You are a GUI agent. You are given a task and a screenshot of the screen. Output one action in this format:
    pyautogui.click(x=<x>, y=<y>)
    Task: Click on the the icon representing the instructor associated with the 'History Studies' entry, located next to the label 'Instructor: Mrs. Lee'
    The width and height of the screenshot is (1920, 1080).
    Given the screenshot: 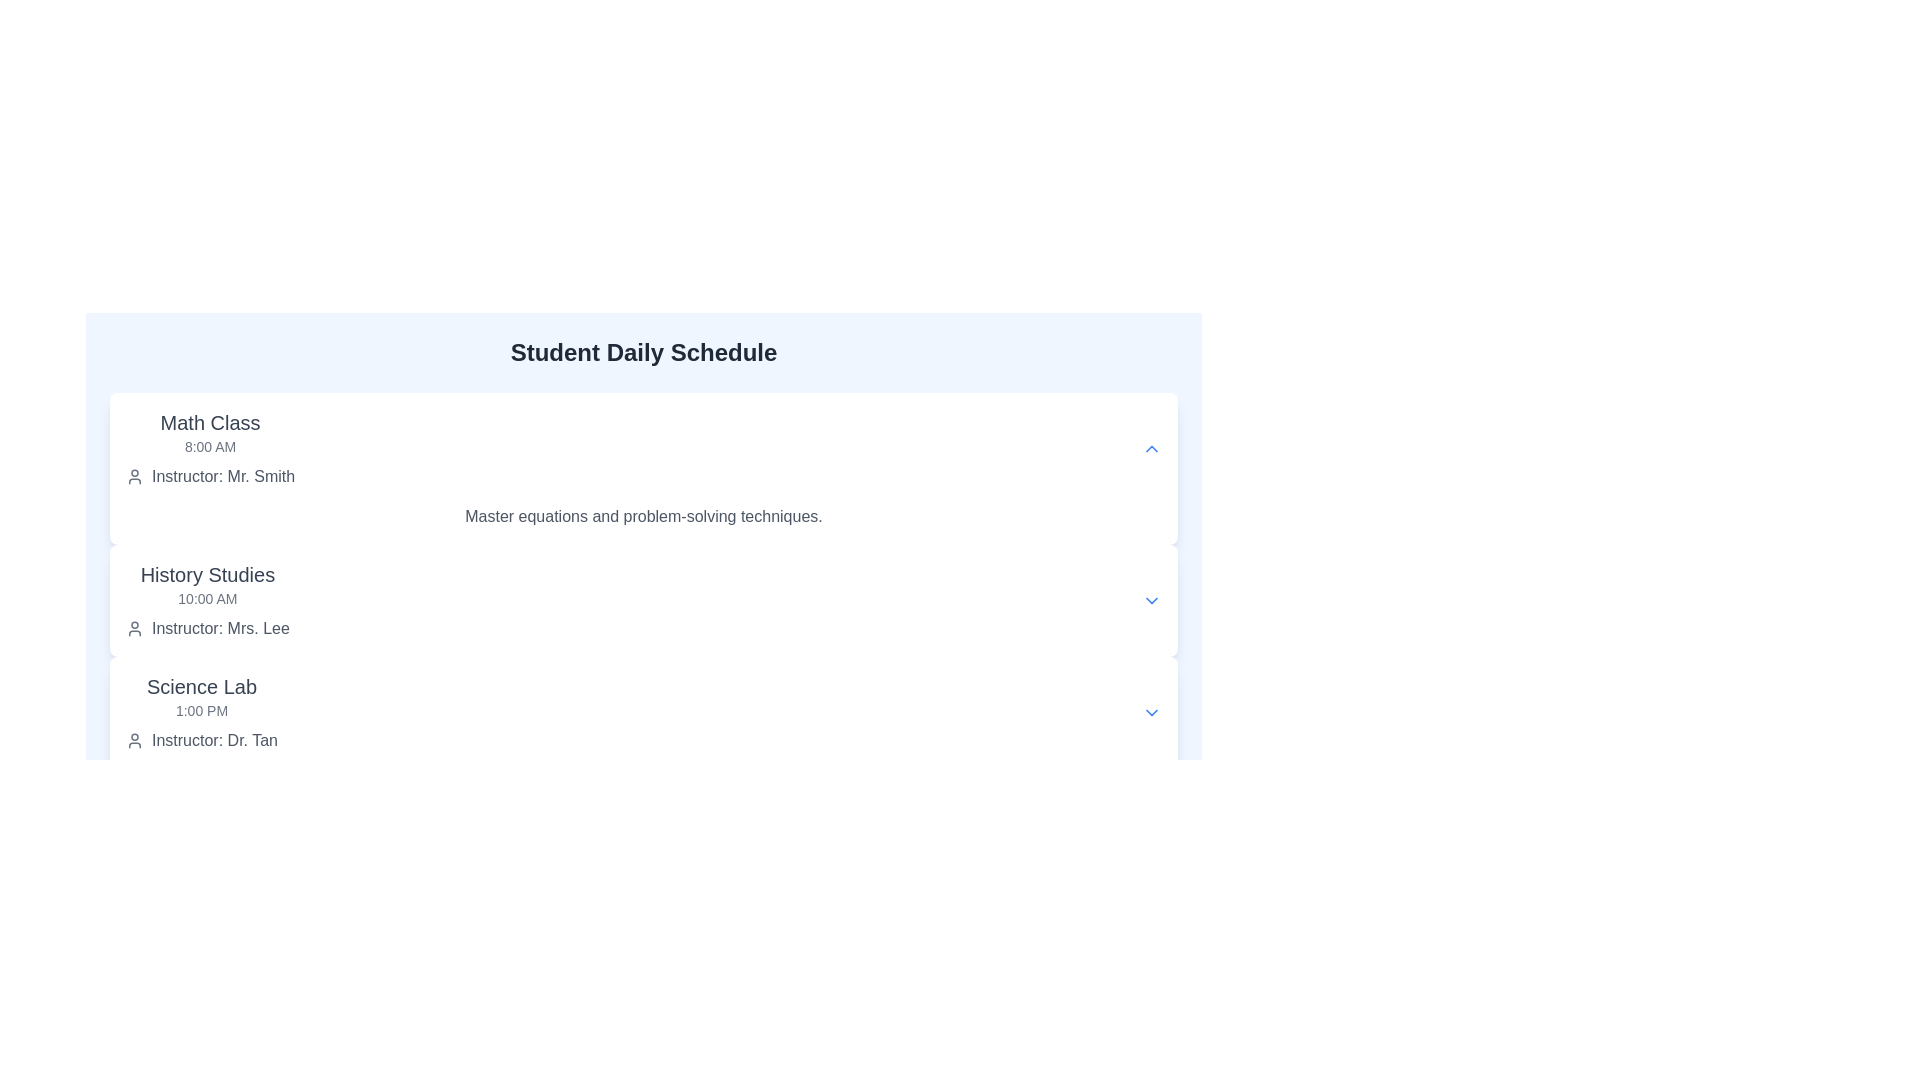 What is the action you would take?
    pyautogui.click(x=133, y=627)
    